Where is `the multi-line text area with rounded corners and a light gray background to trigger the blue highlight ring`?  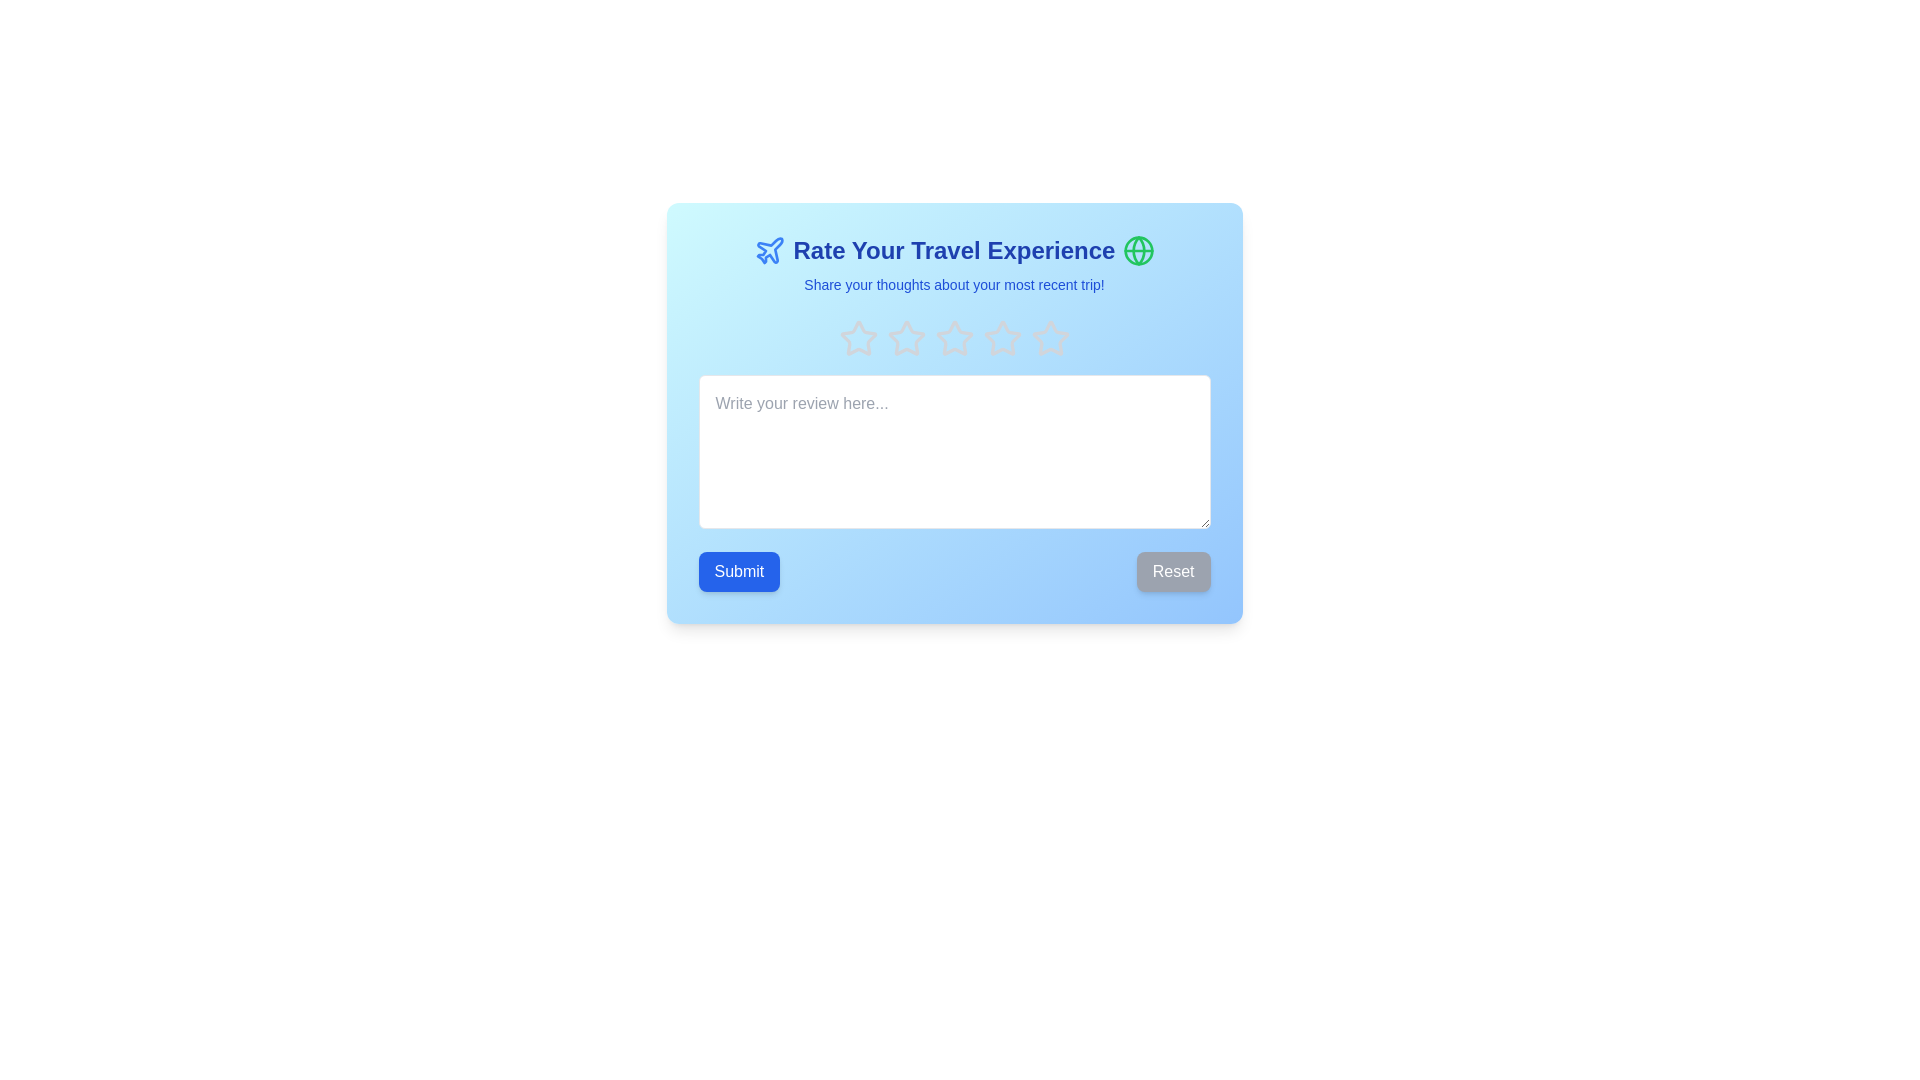 the multi-line text area with rounded corners and a light gray background to trigger the blue highlight ring is located at coordinates (953, 451).